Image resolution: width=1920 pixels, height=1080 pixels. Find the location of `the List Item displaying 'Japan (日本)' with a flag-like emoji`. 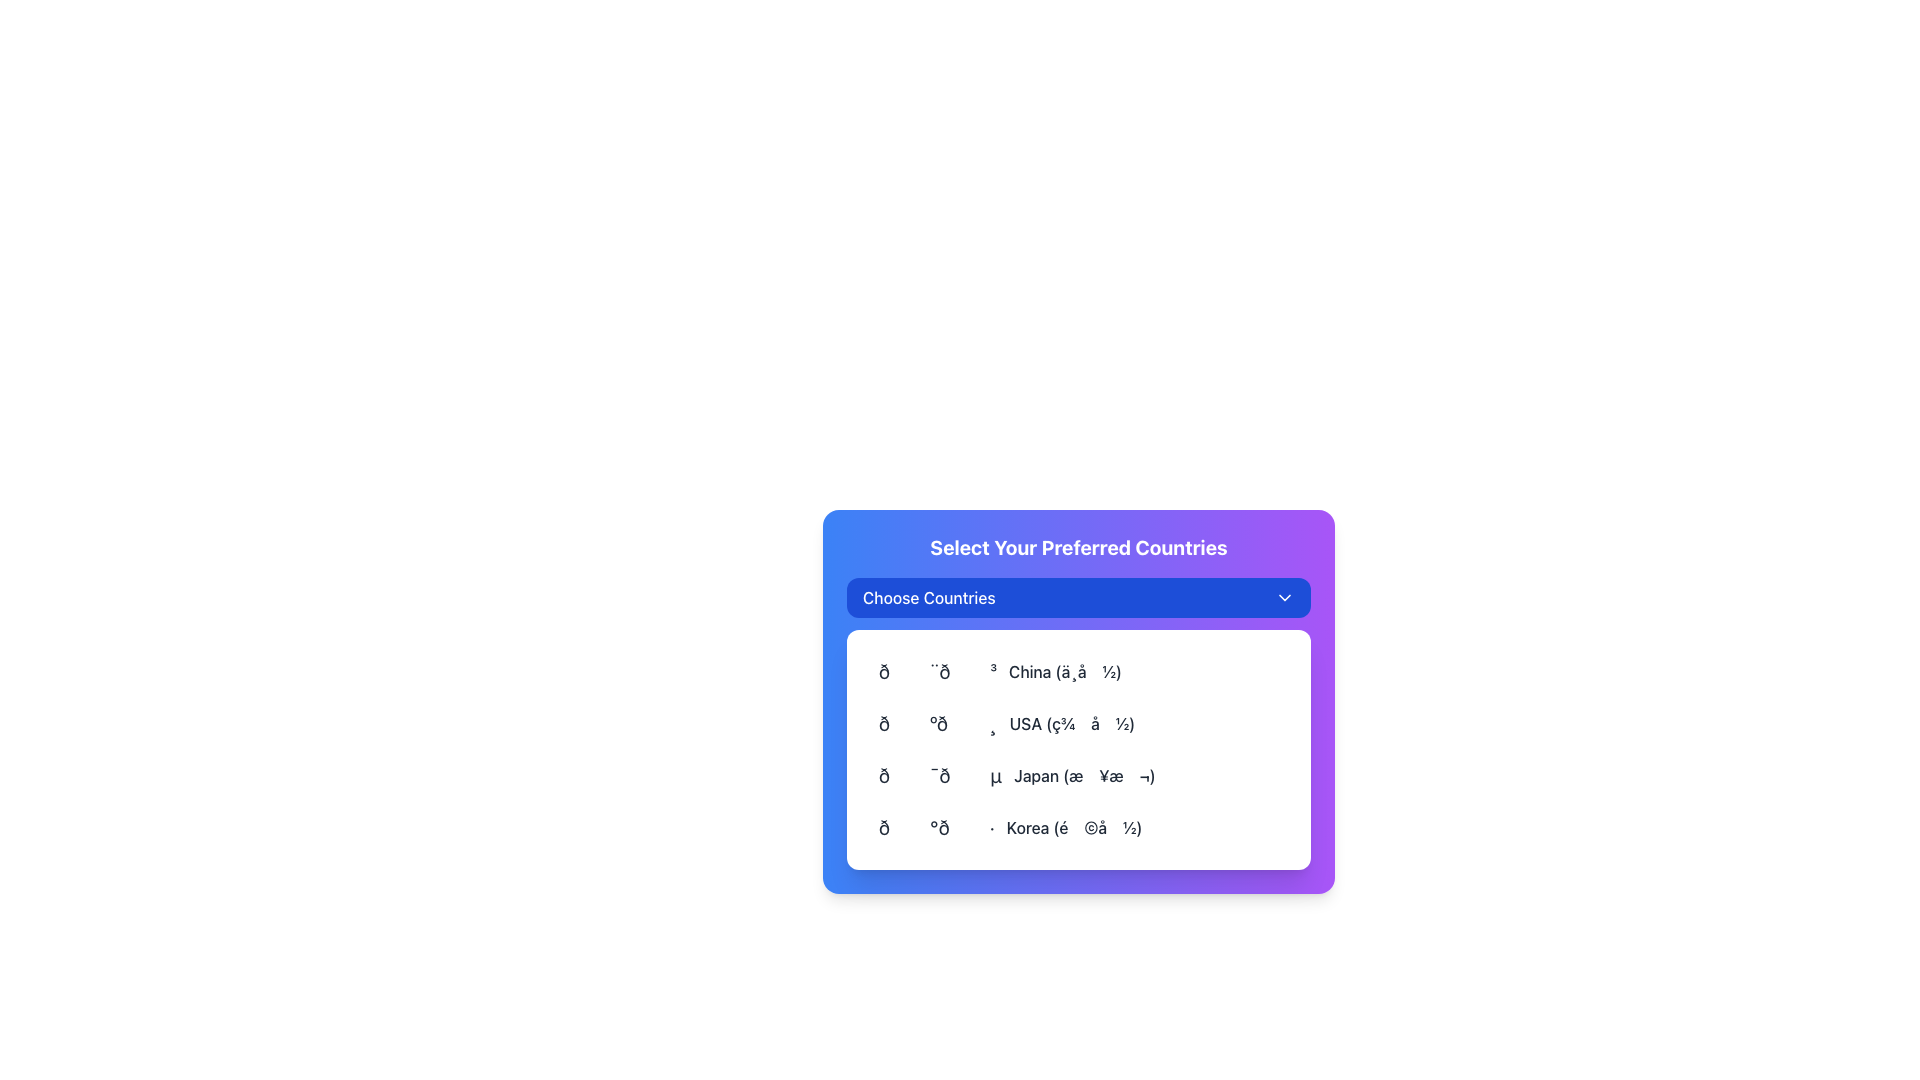

the List Item displaying 'Japan (日本)' with a flag-like emoji is located at coordinates (1017, 774).